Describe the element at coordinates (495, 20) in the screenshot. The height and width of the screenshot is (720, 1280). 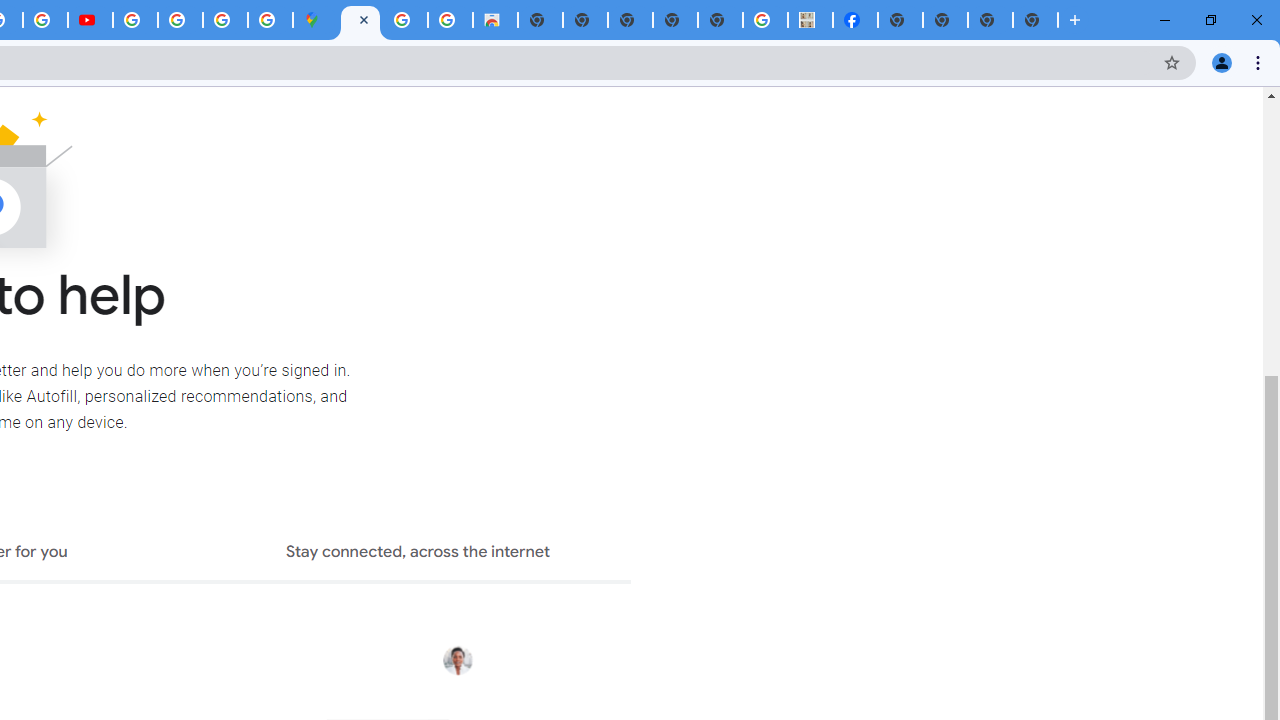
I see `'Chrome Web Store - Shopping'` at that location.